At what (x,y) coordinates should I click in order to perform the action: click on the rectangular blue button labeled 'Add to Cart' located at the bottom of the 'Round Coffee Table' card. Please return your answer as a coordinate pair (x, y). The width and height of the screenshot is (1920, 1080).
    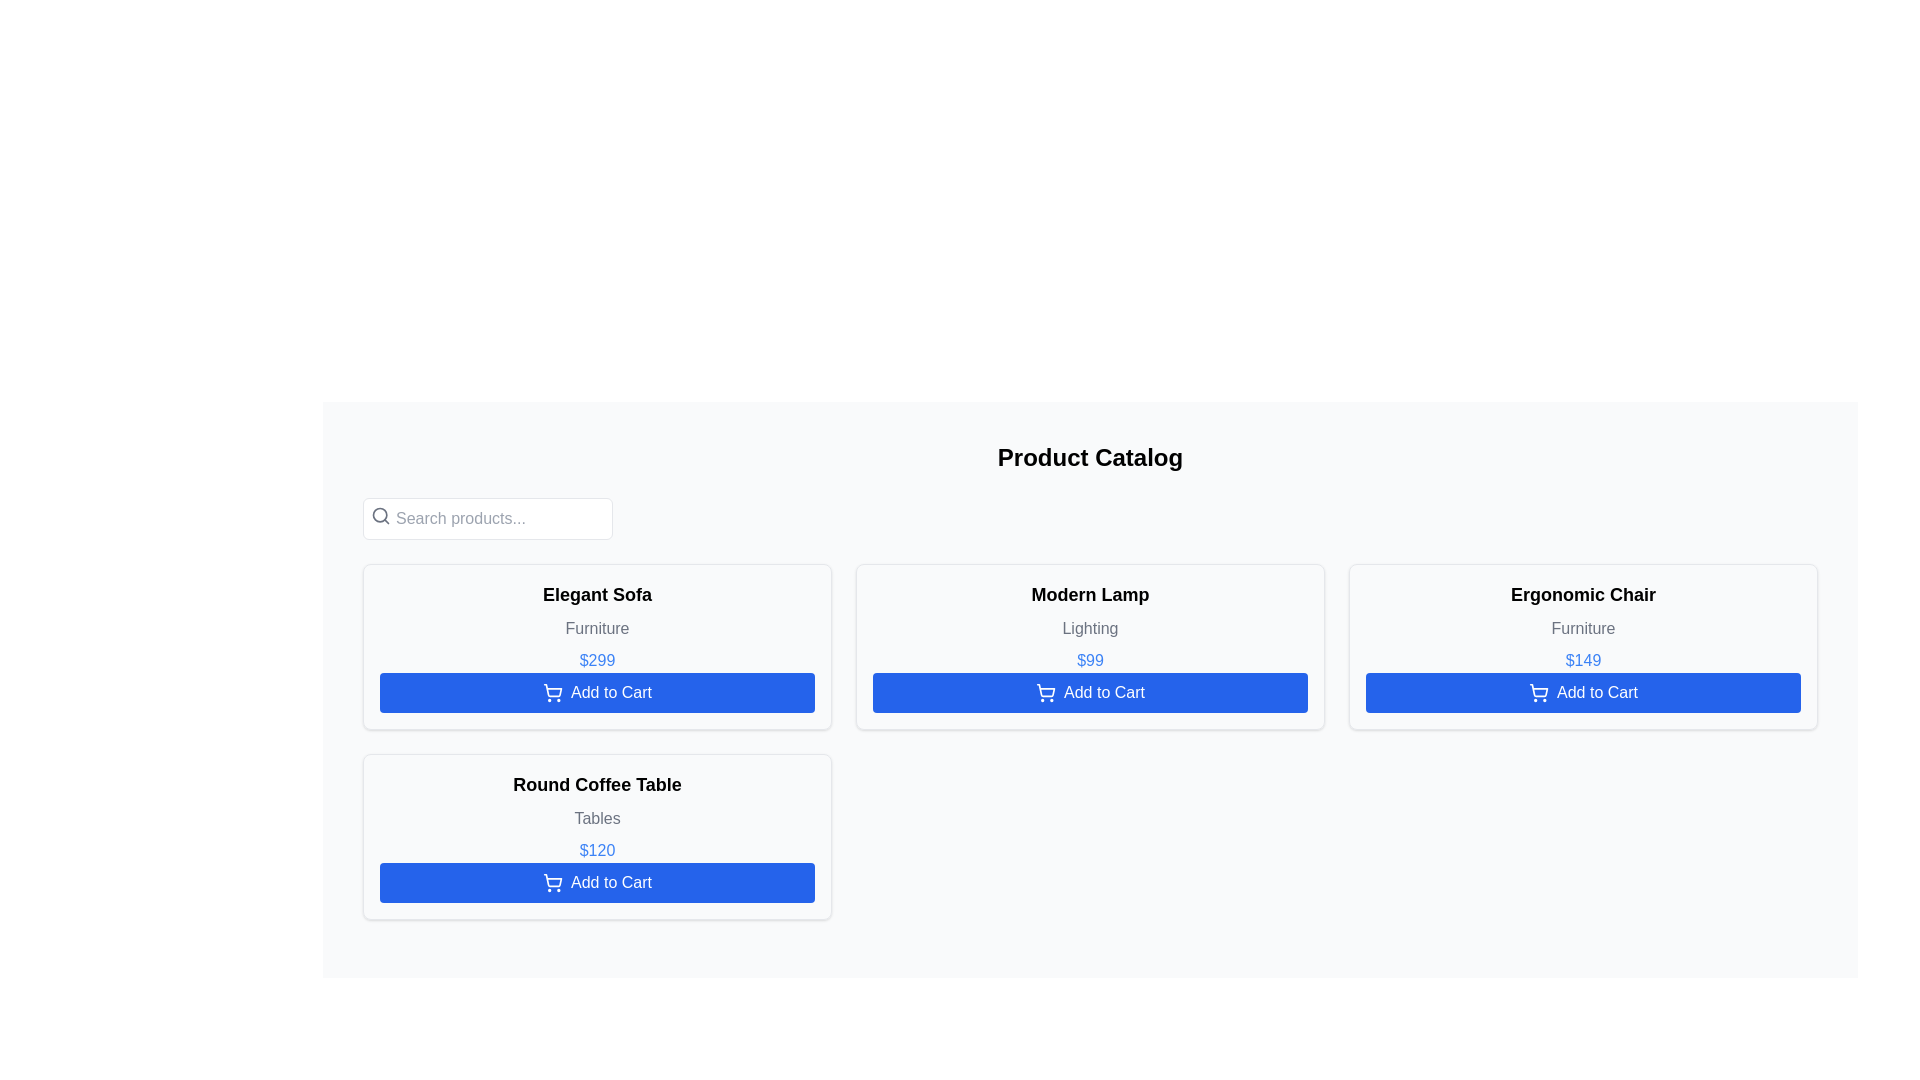
    Looking at the image, I should click on (596, 882).